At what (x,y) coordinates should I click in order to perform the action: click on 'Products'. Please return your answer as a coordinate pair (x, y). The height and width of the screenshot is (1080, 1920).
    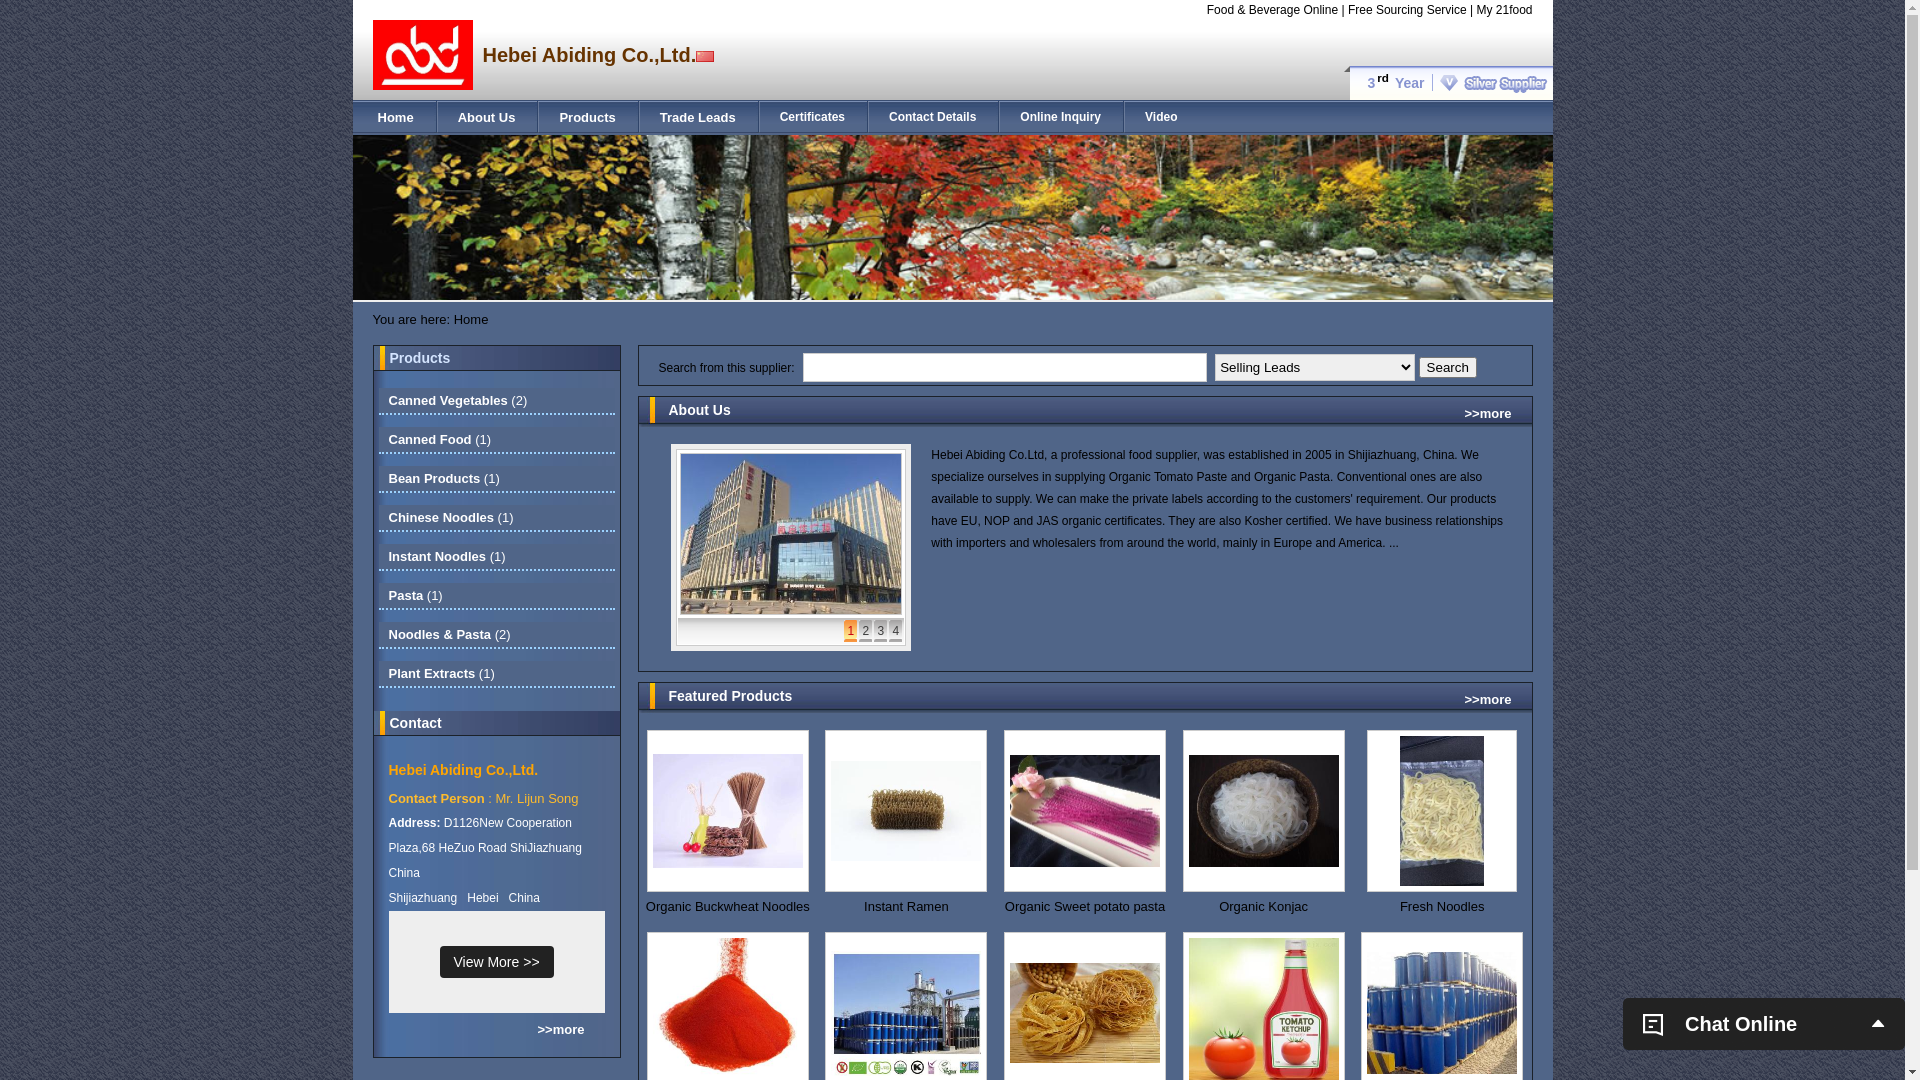
    Looking at the image, I should click on (419, 357).